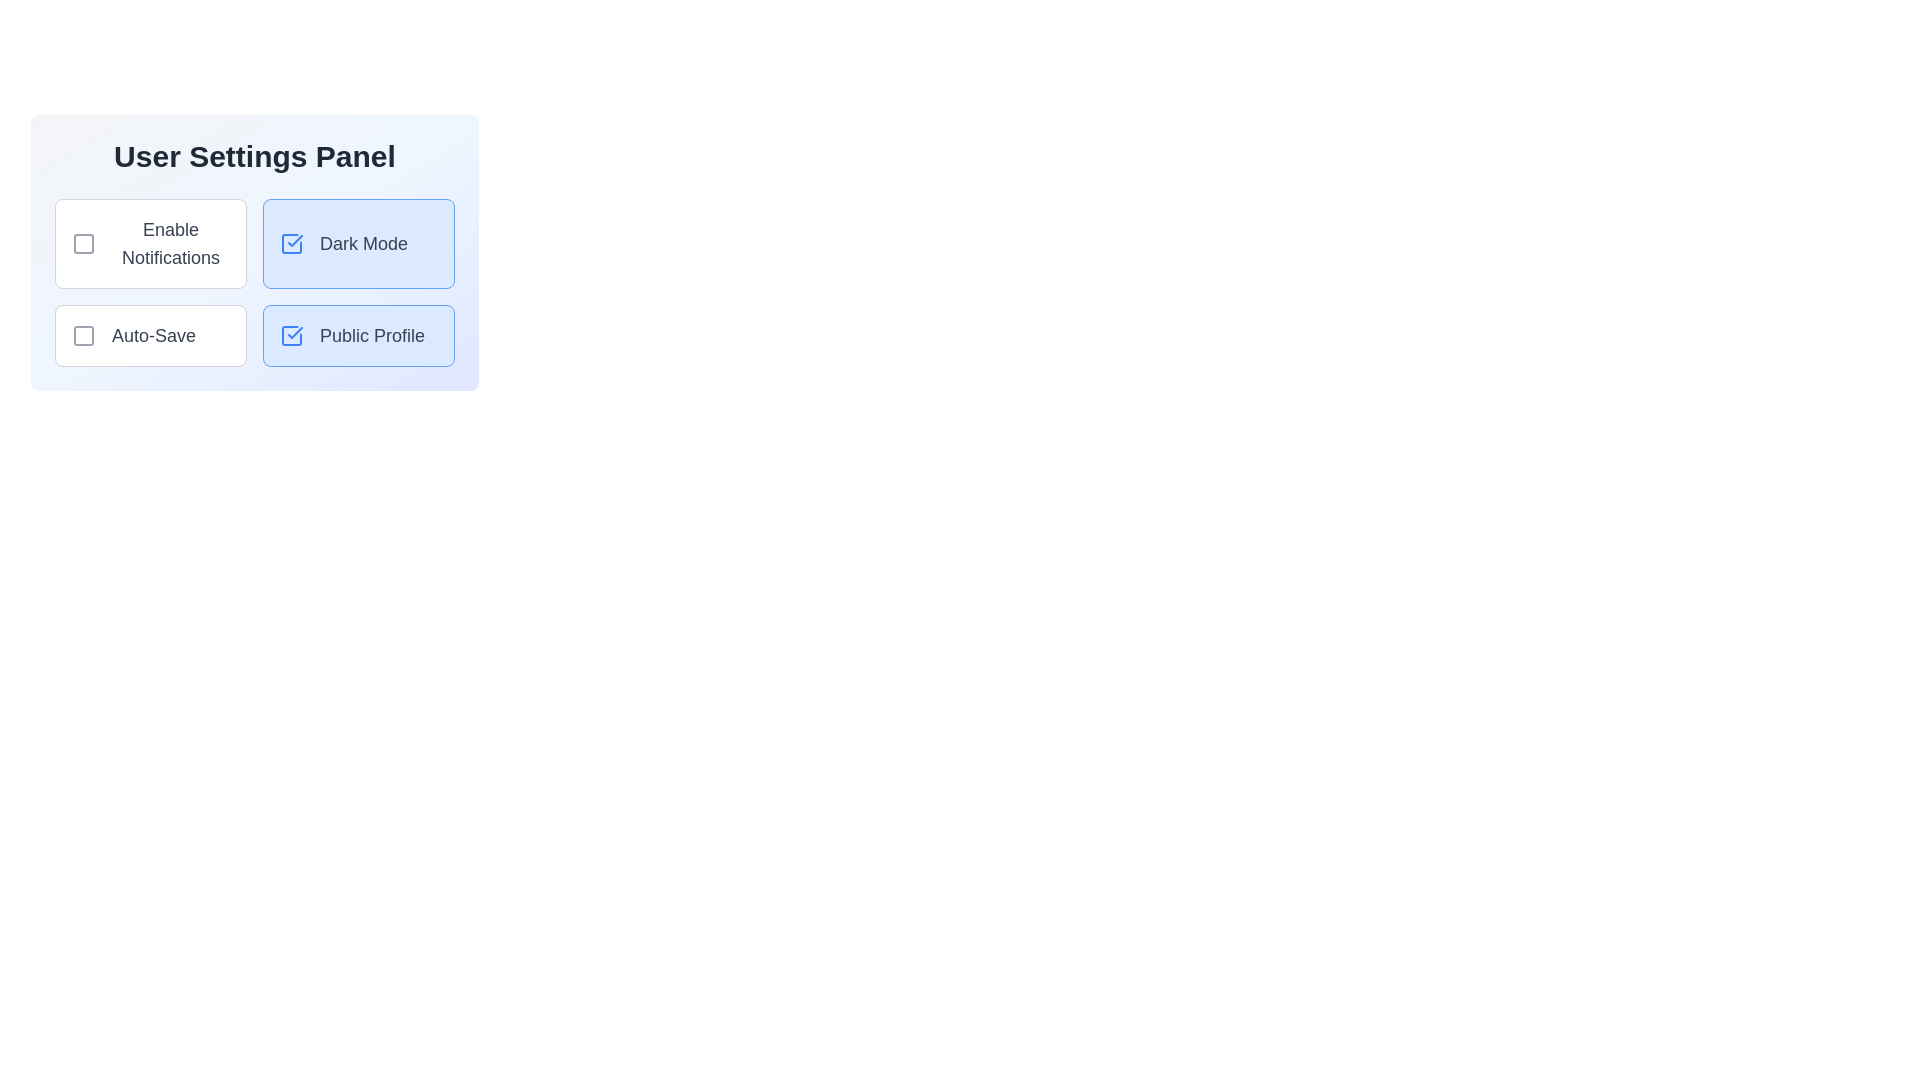  What do you see at coordinates (149, 242) in the screenshot?
I see `the checkbox labeled option in the User Settings Panel` at bounding box center [149, 242].